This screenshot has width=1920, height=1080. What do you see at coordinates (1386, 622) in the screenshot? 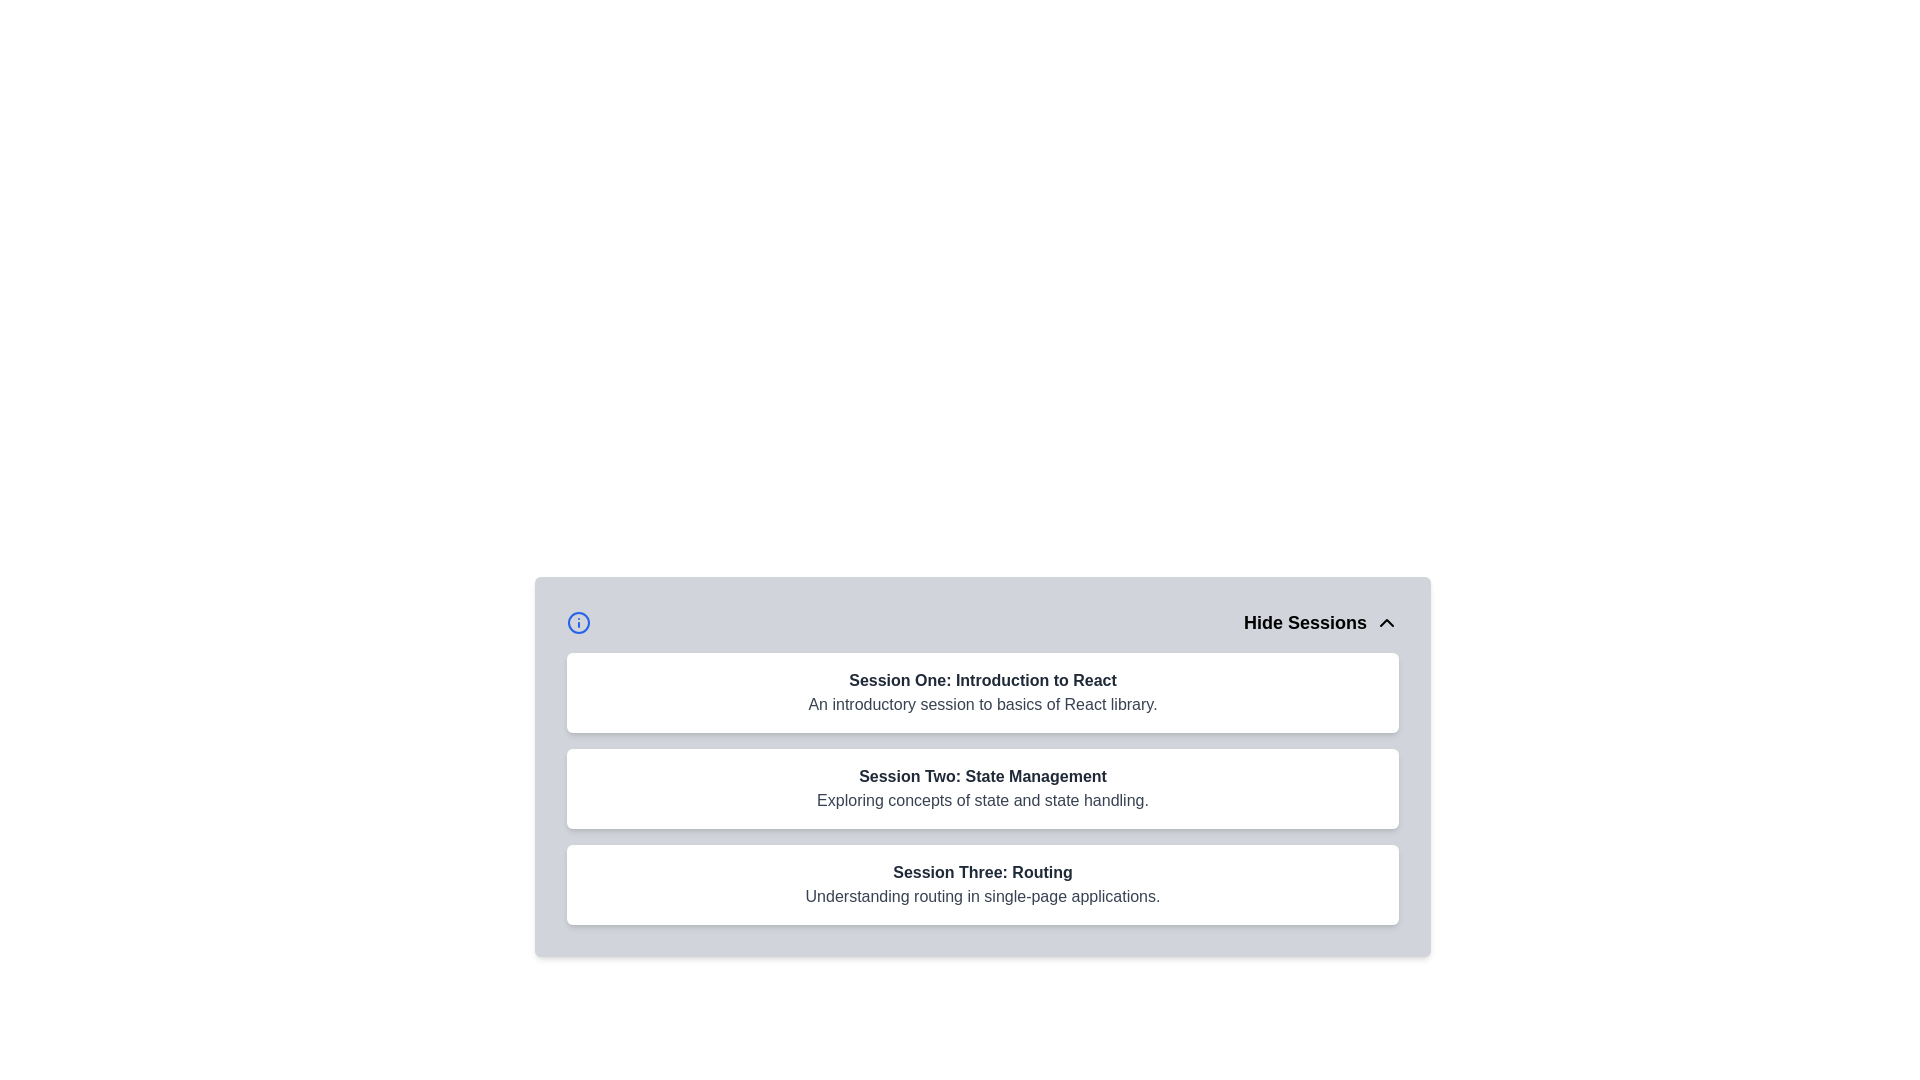
I see `the Chevron-Down Arrow icon located to the right of the 'Hide Sessions' text` at bounding box center [1386, 622].